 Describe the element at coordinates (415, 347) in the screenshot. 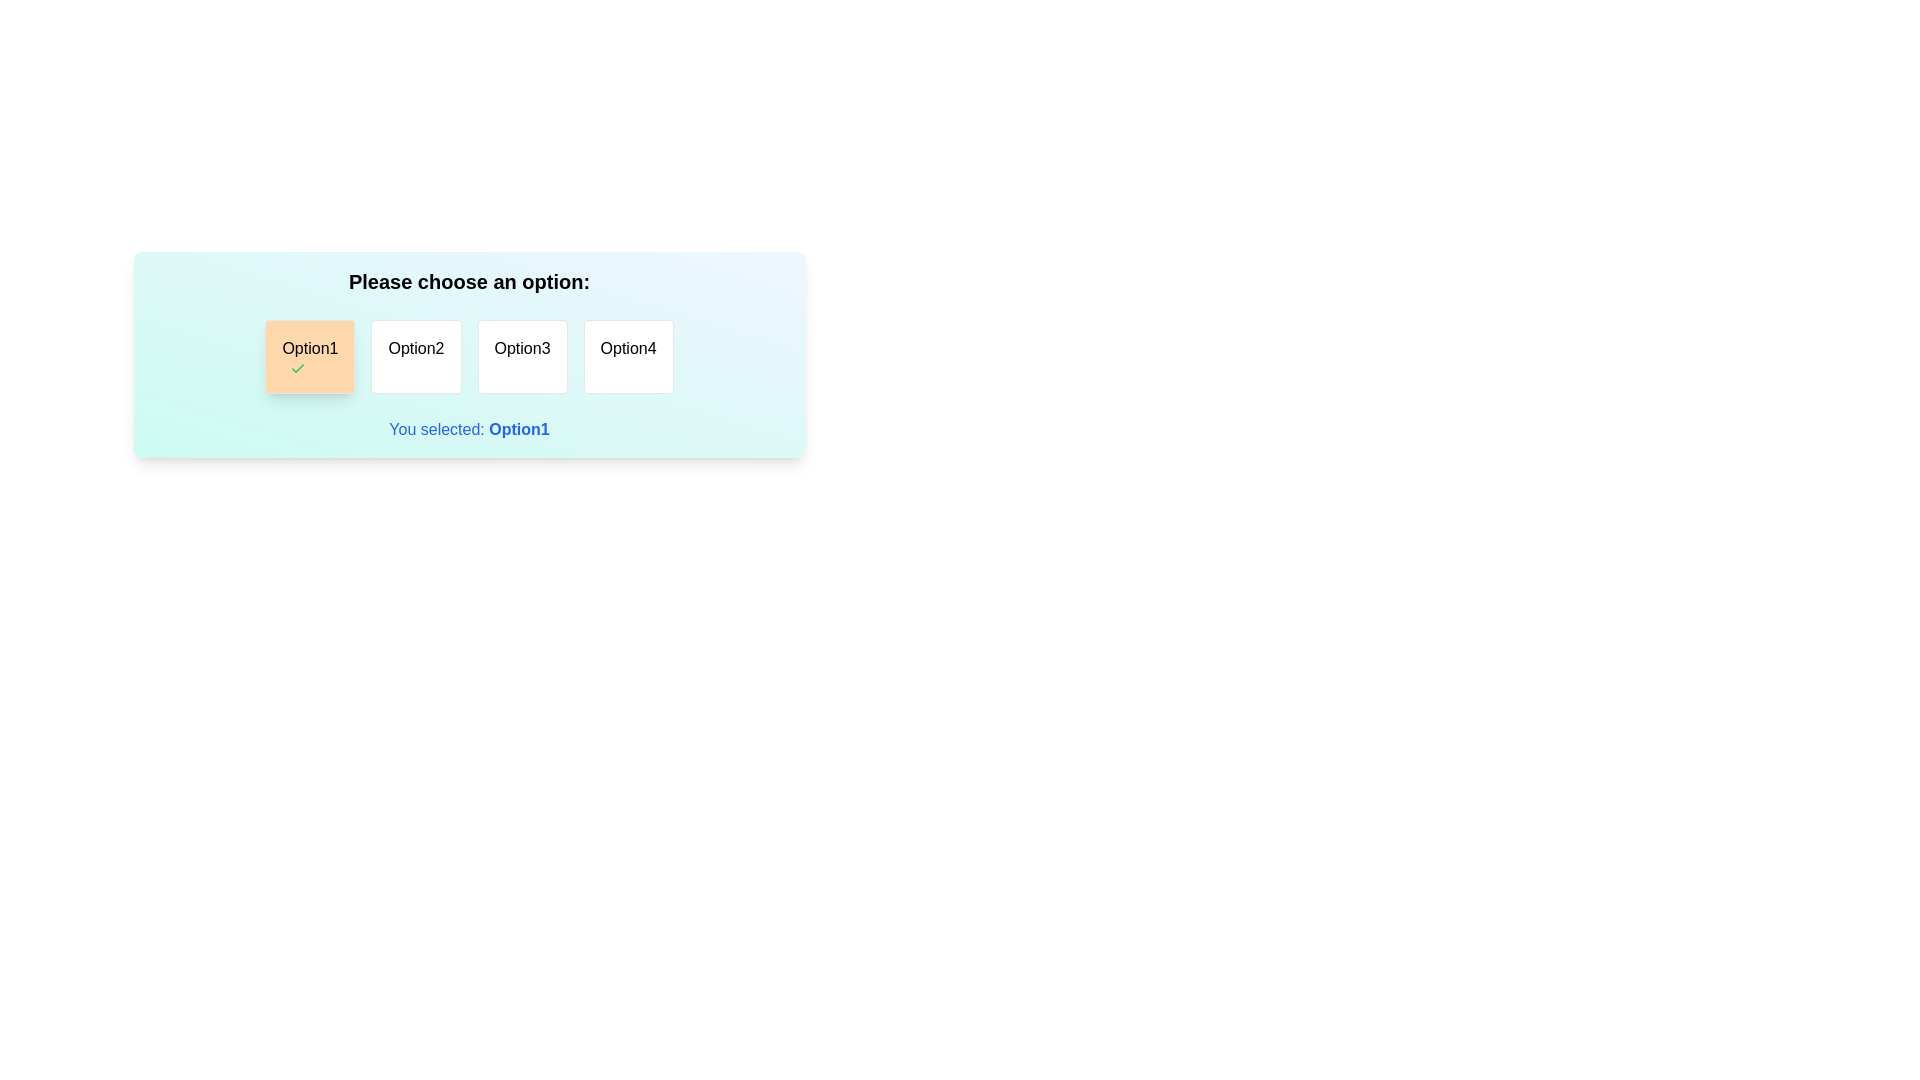

I see `the 'Option2' button, which is a clickable option with a white background and centered text, located within a series of options labeled 'Please choose an option:'` at that location.